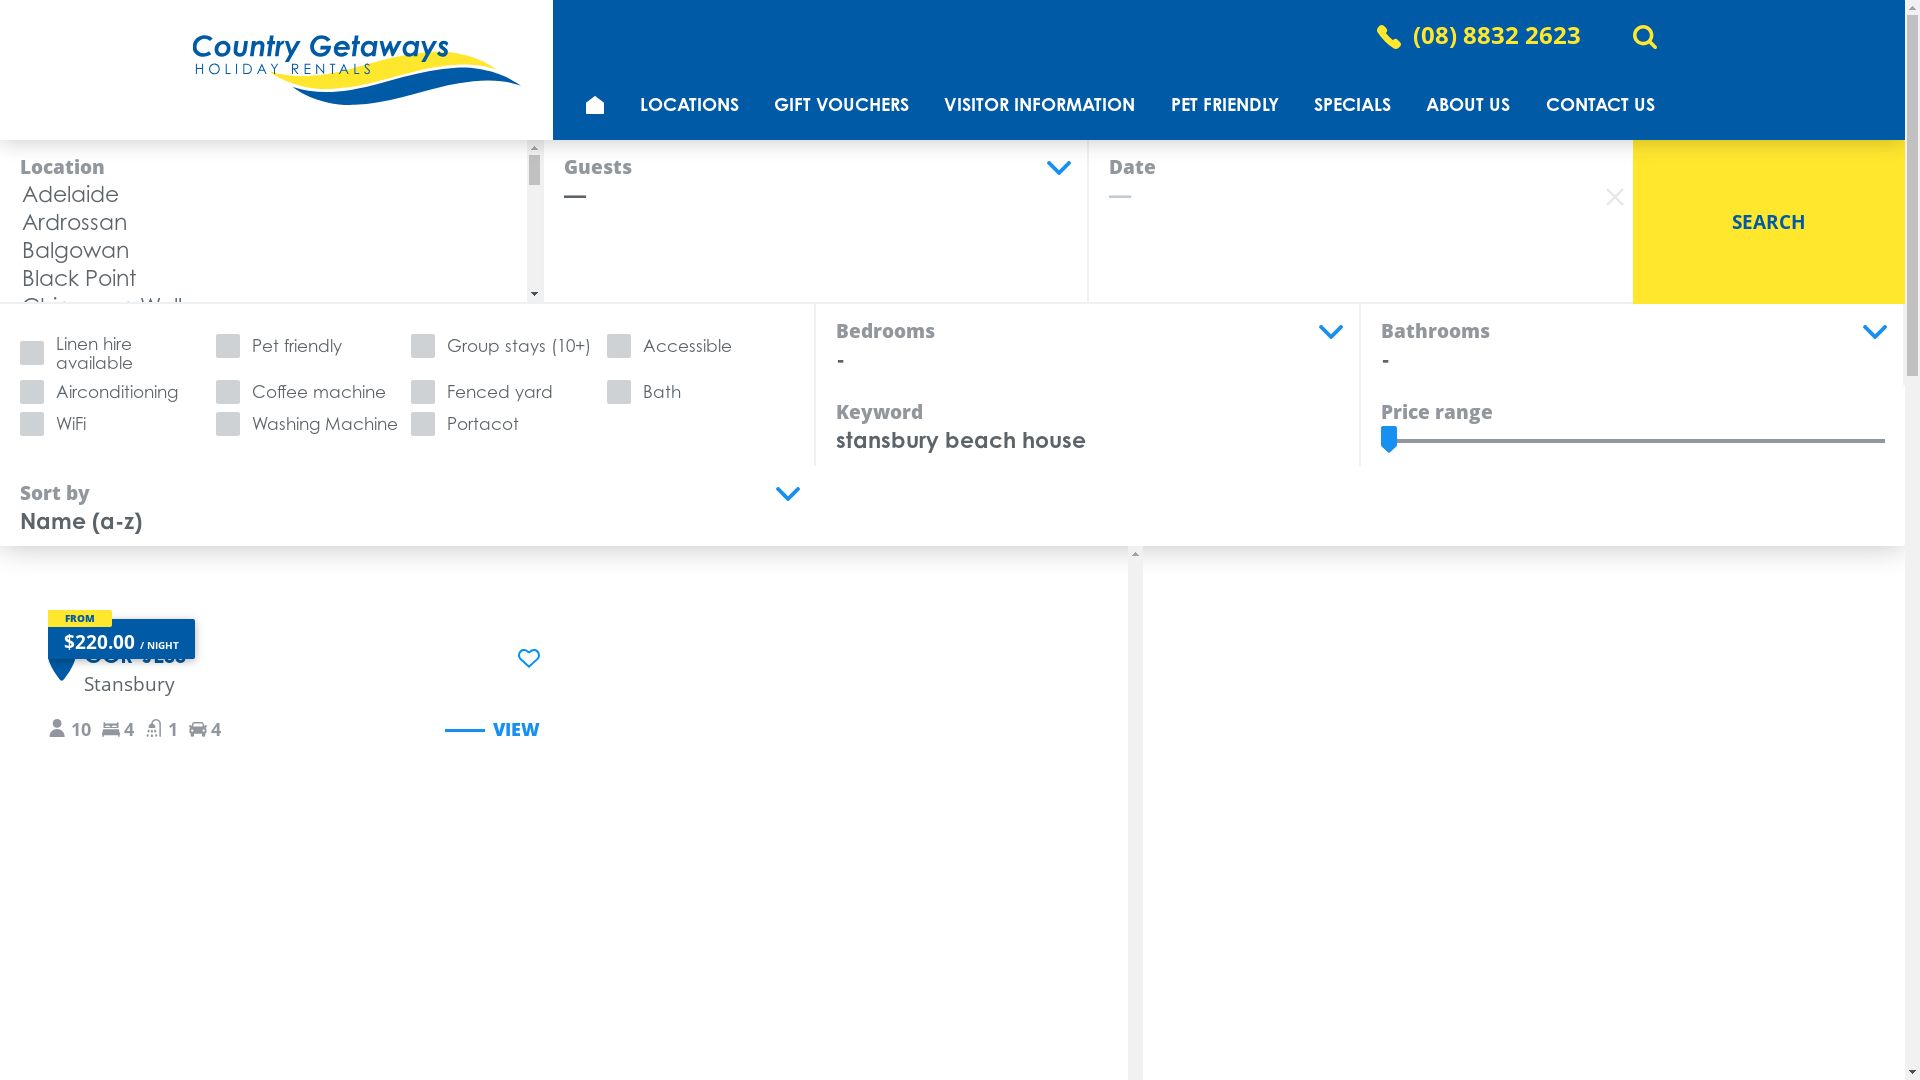 Image resolution: width=1920 pixels, height=1080 pixels. What do you see at coordinates (1526, 104) in the screenshot?
I see `'CONTACT US'` at bounding box center [1526, 104].